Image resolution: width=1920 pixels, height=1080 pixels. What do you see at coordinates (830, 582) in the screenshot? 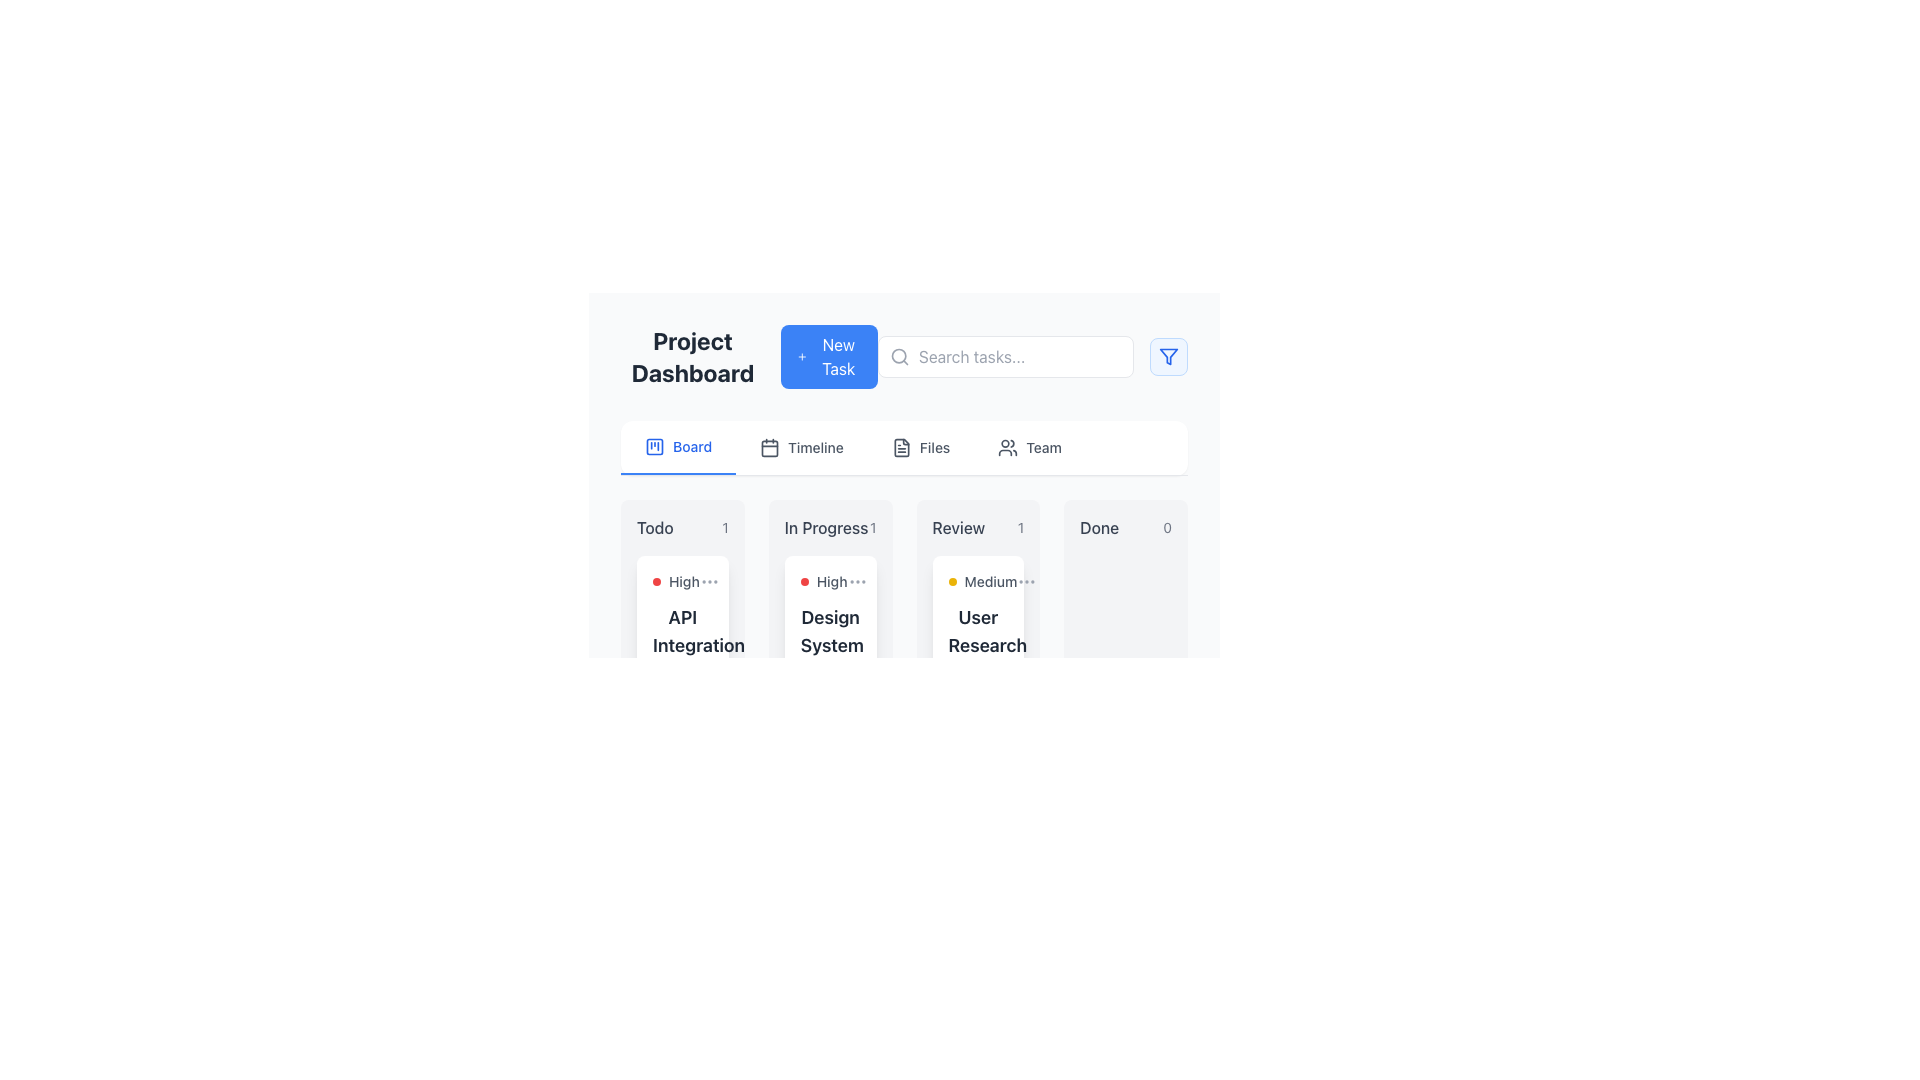
I see `priority level indicated by the 'High' label with an action icon, which is located below the 'In Progress' column heading in the Kanban board` at bounding box center [830, 582].